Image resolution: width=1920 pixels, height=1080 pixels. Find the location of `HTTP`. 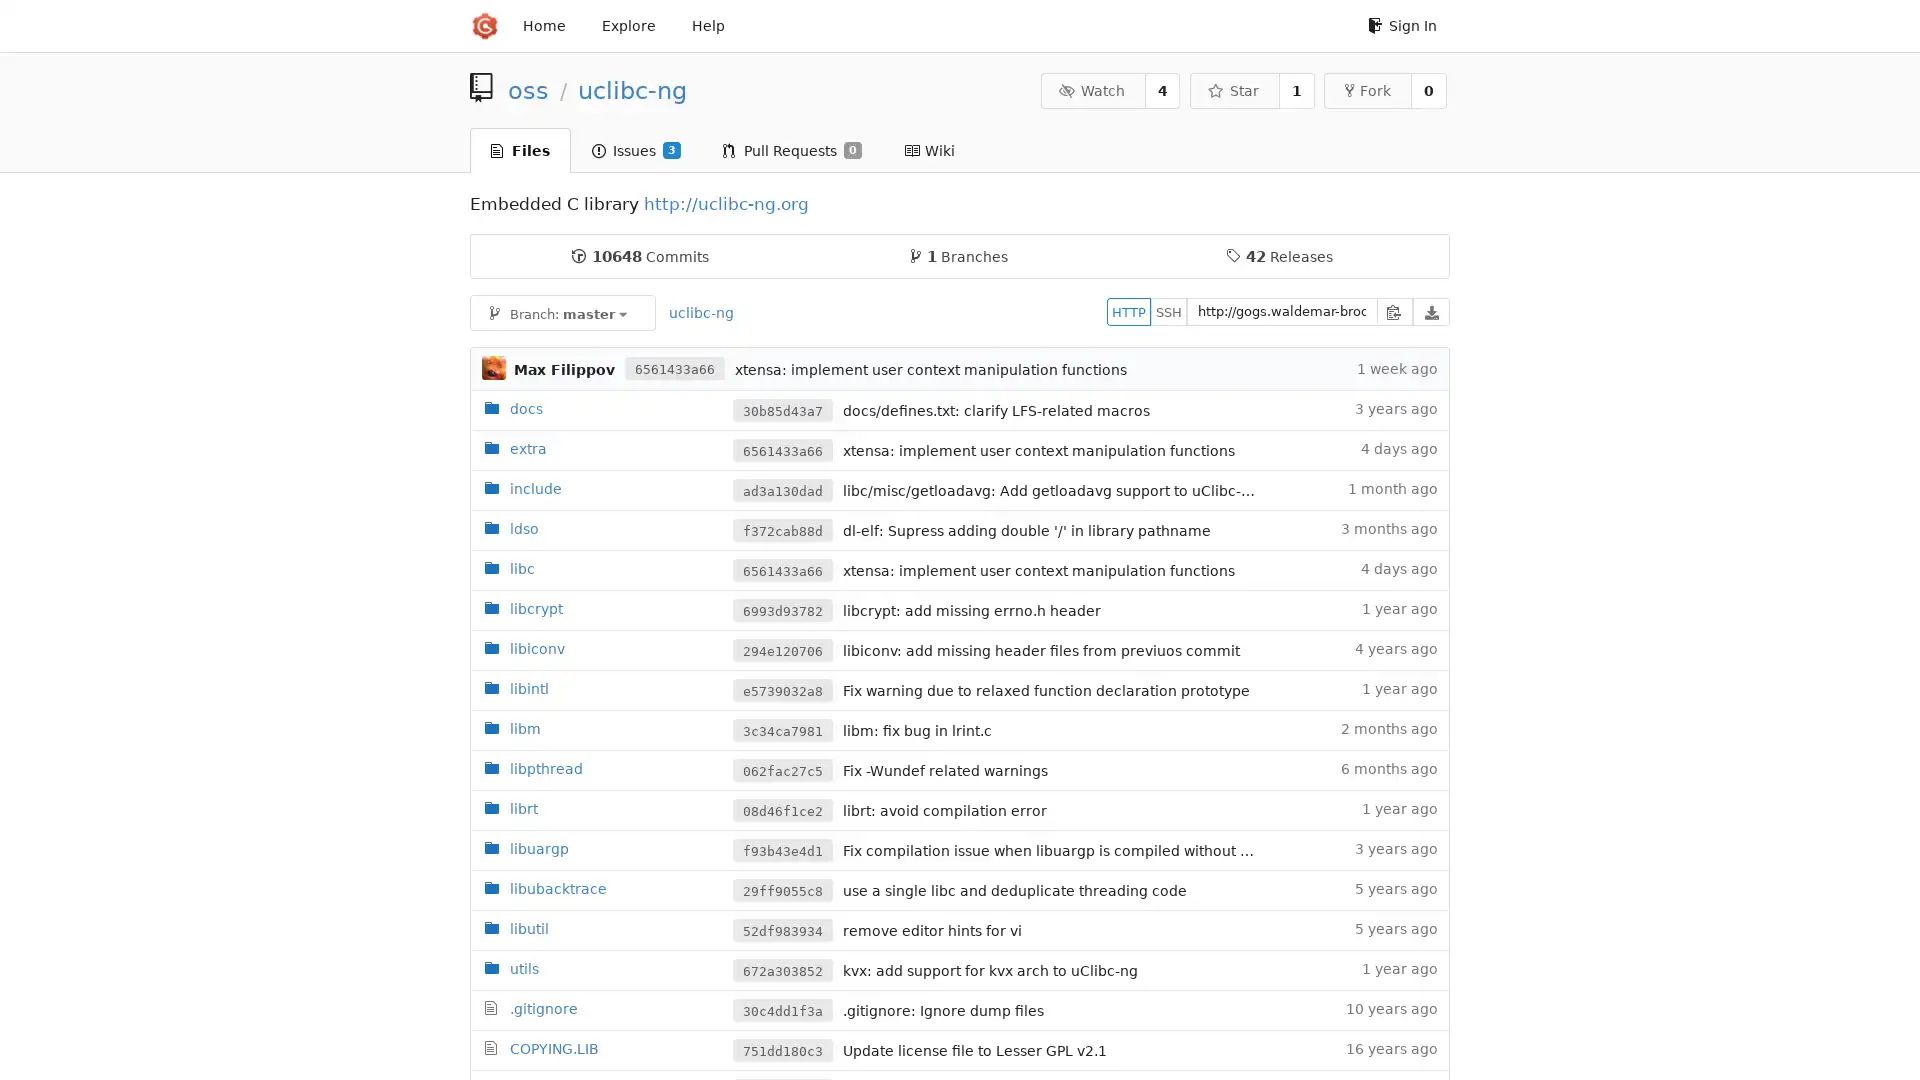

HTTP is located at coordinates (1128, 311).